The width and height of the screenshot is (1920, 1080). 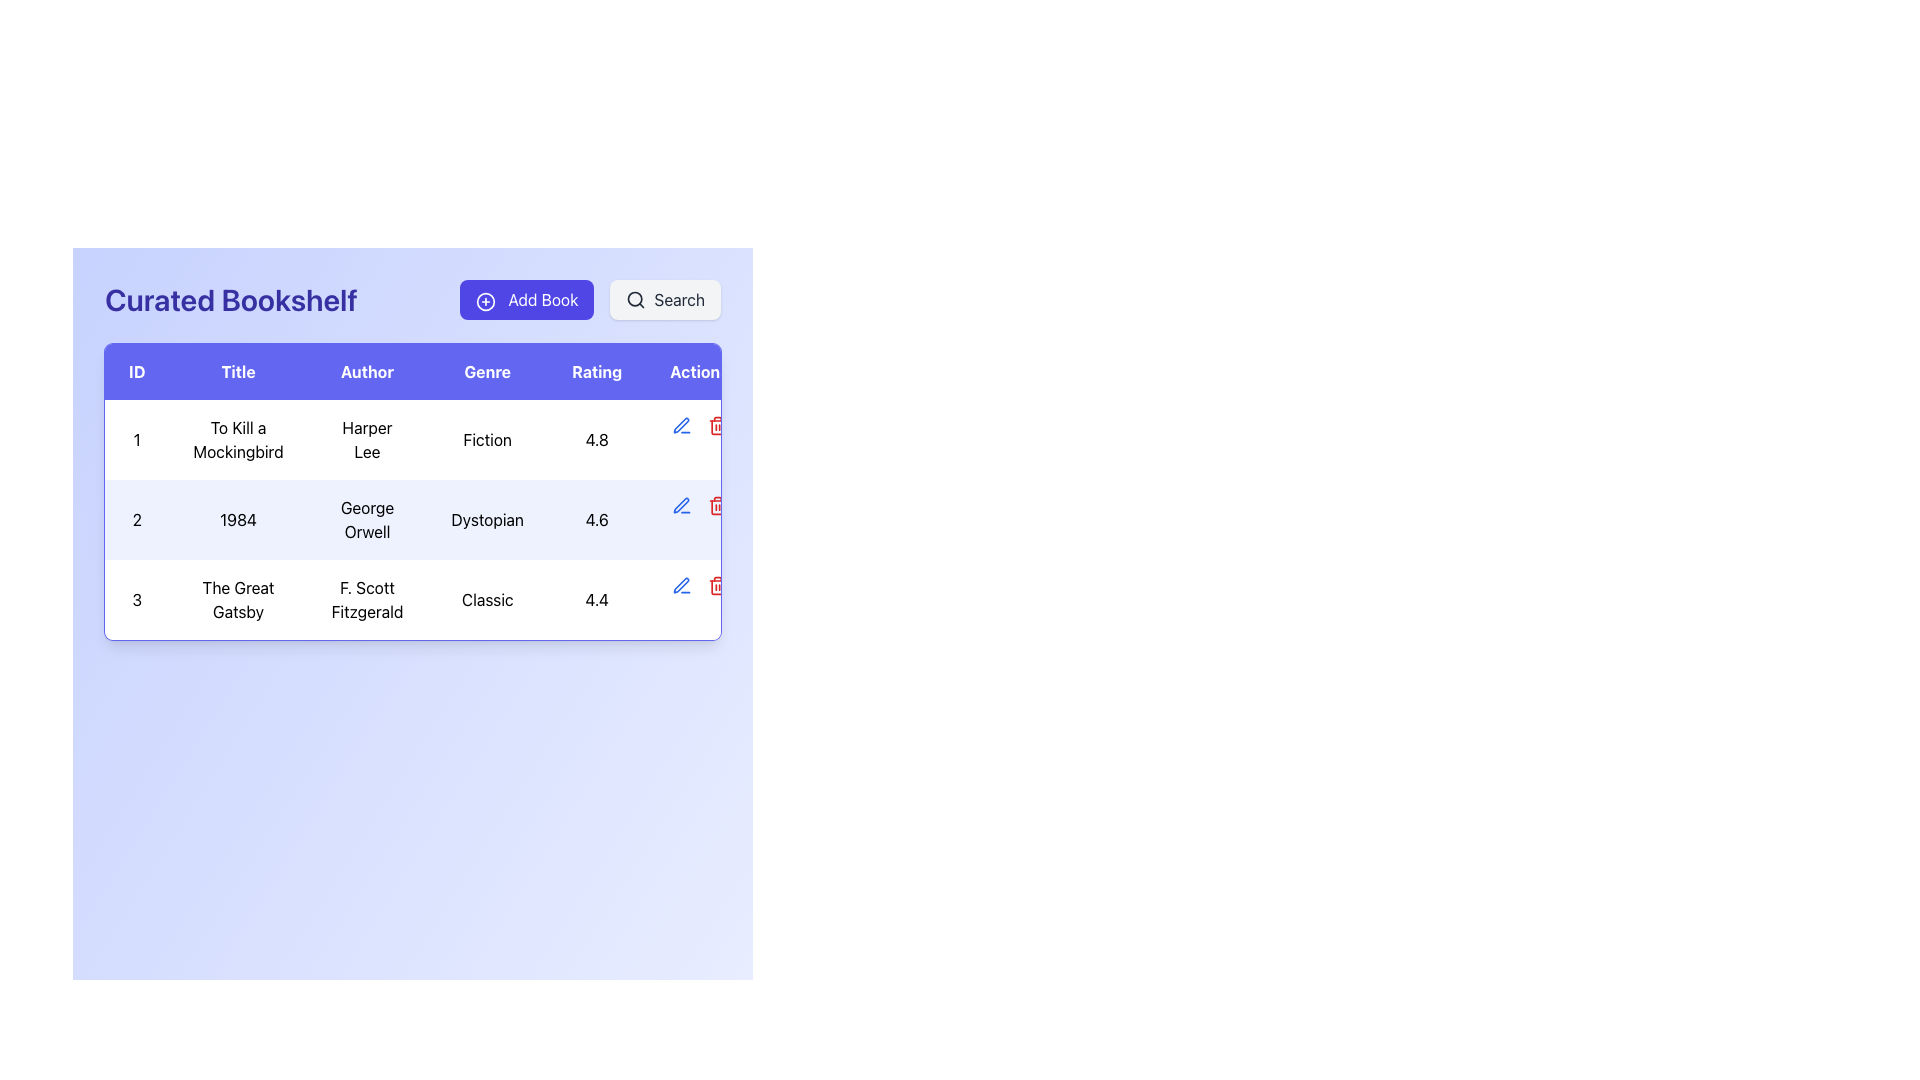 What do you see at coordinates (596, 371) in the screenshot?
I see `the 'Rating' column header text label, which is the fifth column in the table, located between the 'Genre' and 'Actions' columns` at bounding box center [596, 371].